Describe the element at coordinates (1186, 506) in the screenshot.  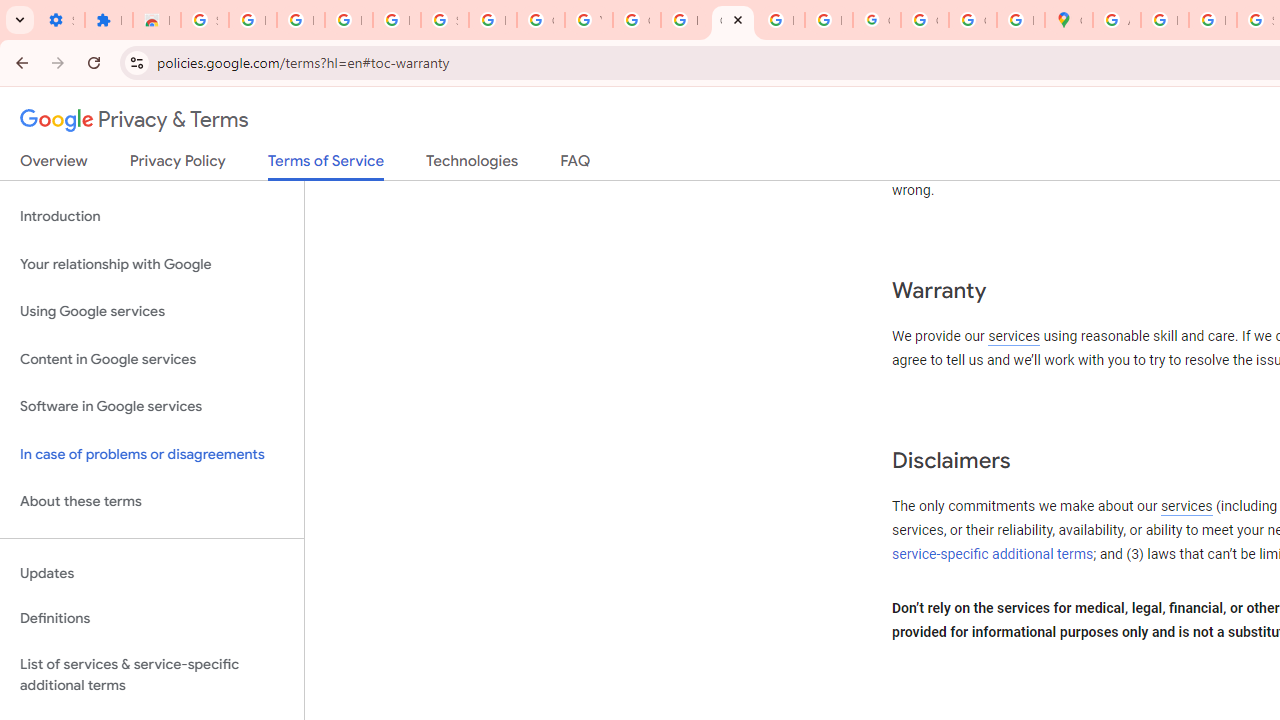
I see `'services'` at that location.